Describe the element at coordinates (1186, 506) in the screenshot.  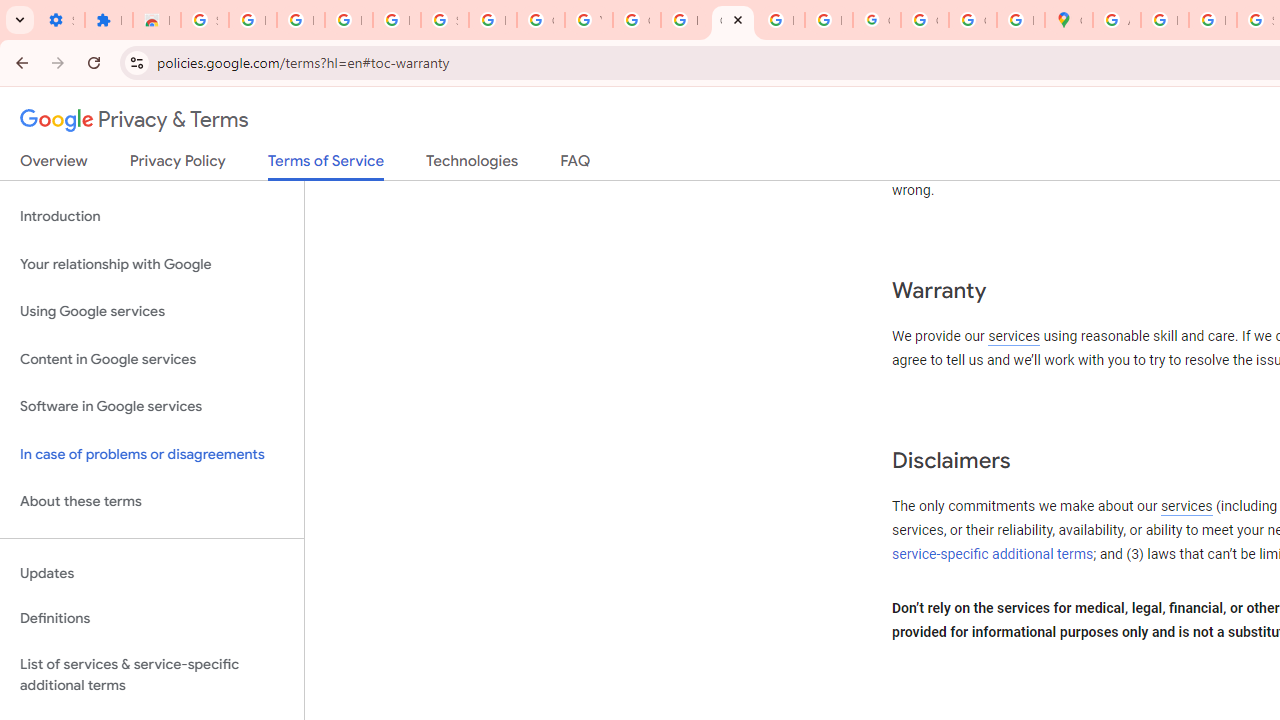
I see `'services'` at that location.